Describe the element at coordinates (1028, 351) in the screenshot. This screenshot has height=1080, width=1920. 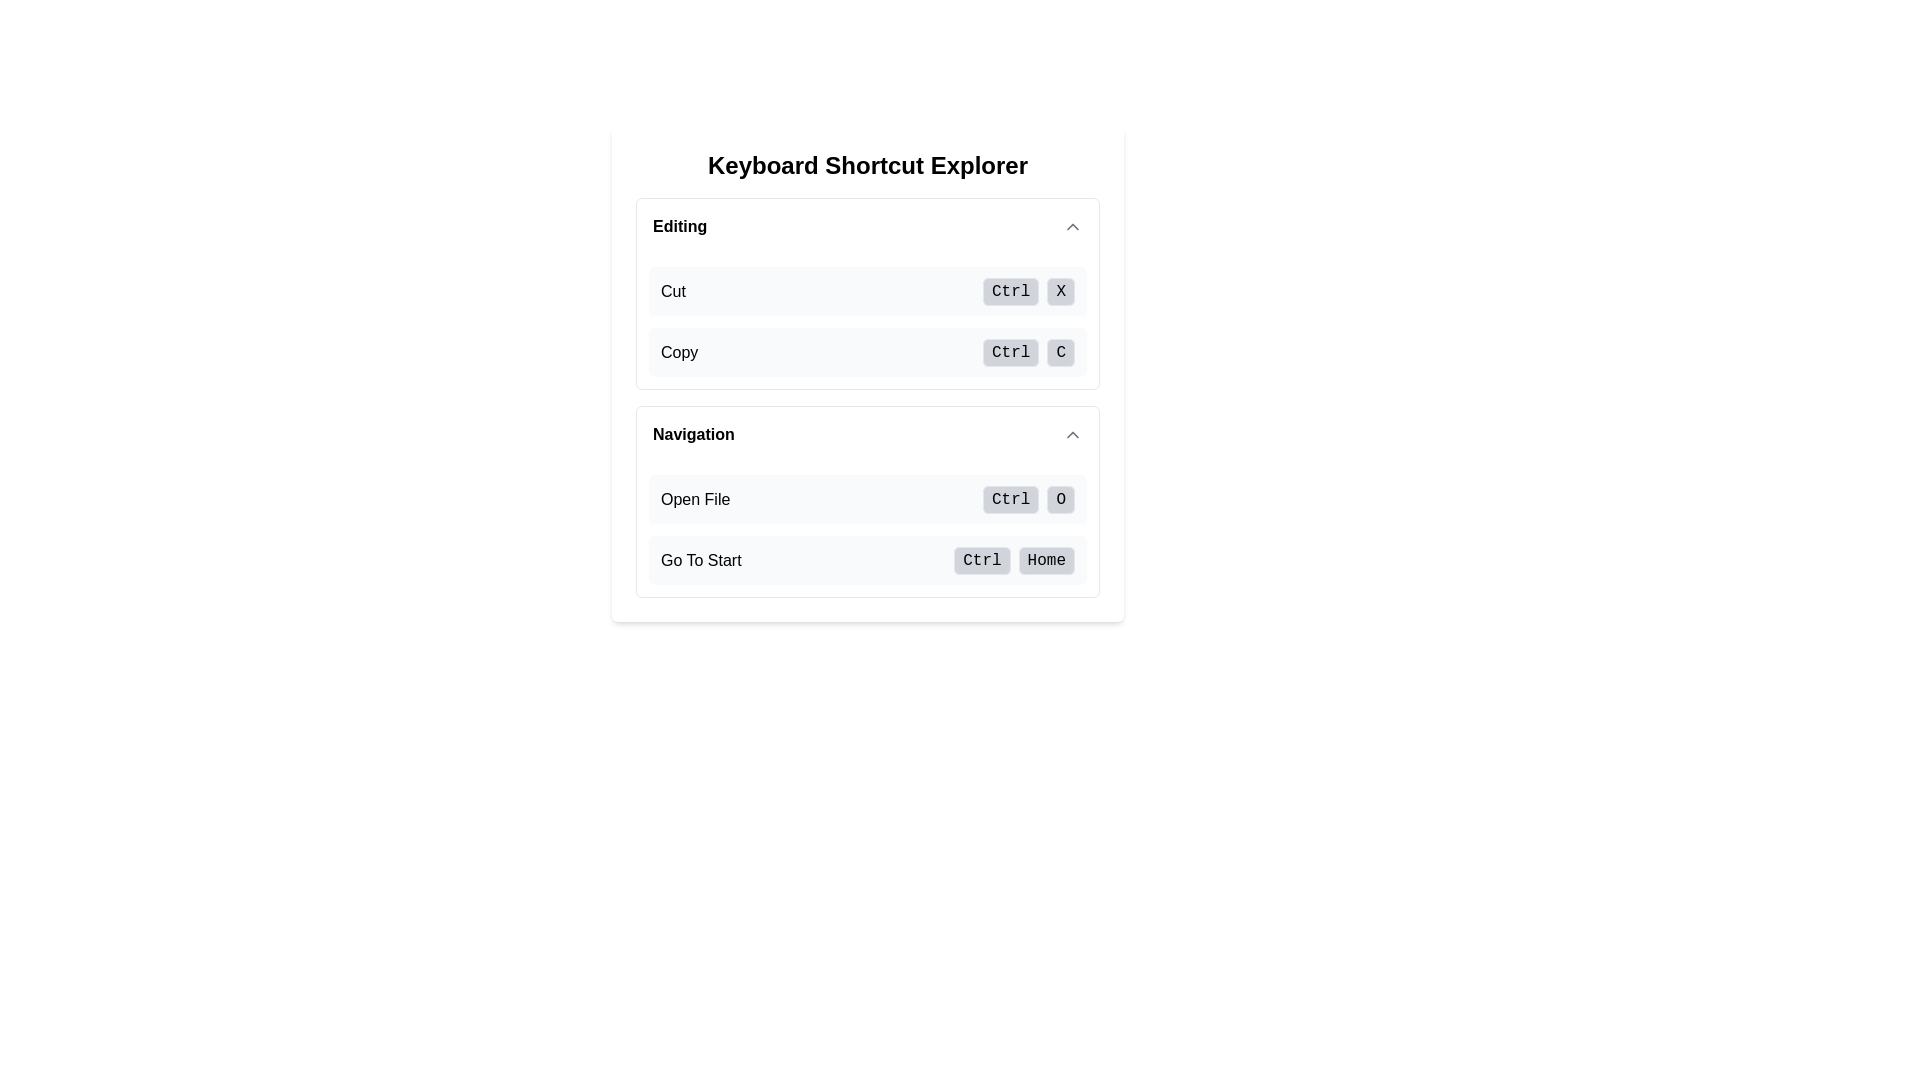
I see `the keyboard shortcut visual indicator for 'Ctrl + C' located in the 'Copy' section under 'Editing' to provide users with clear instructions for copying content` at that location.